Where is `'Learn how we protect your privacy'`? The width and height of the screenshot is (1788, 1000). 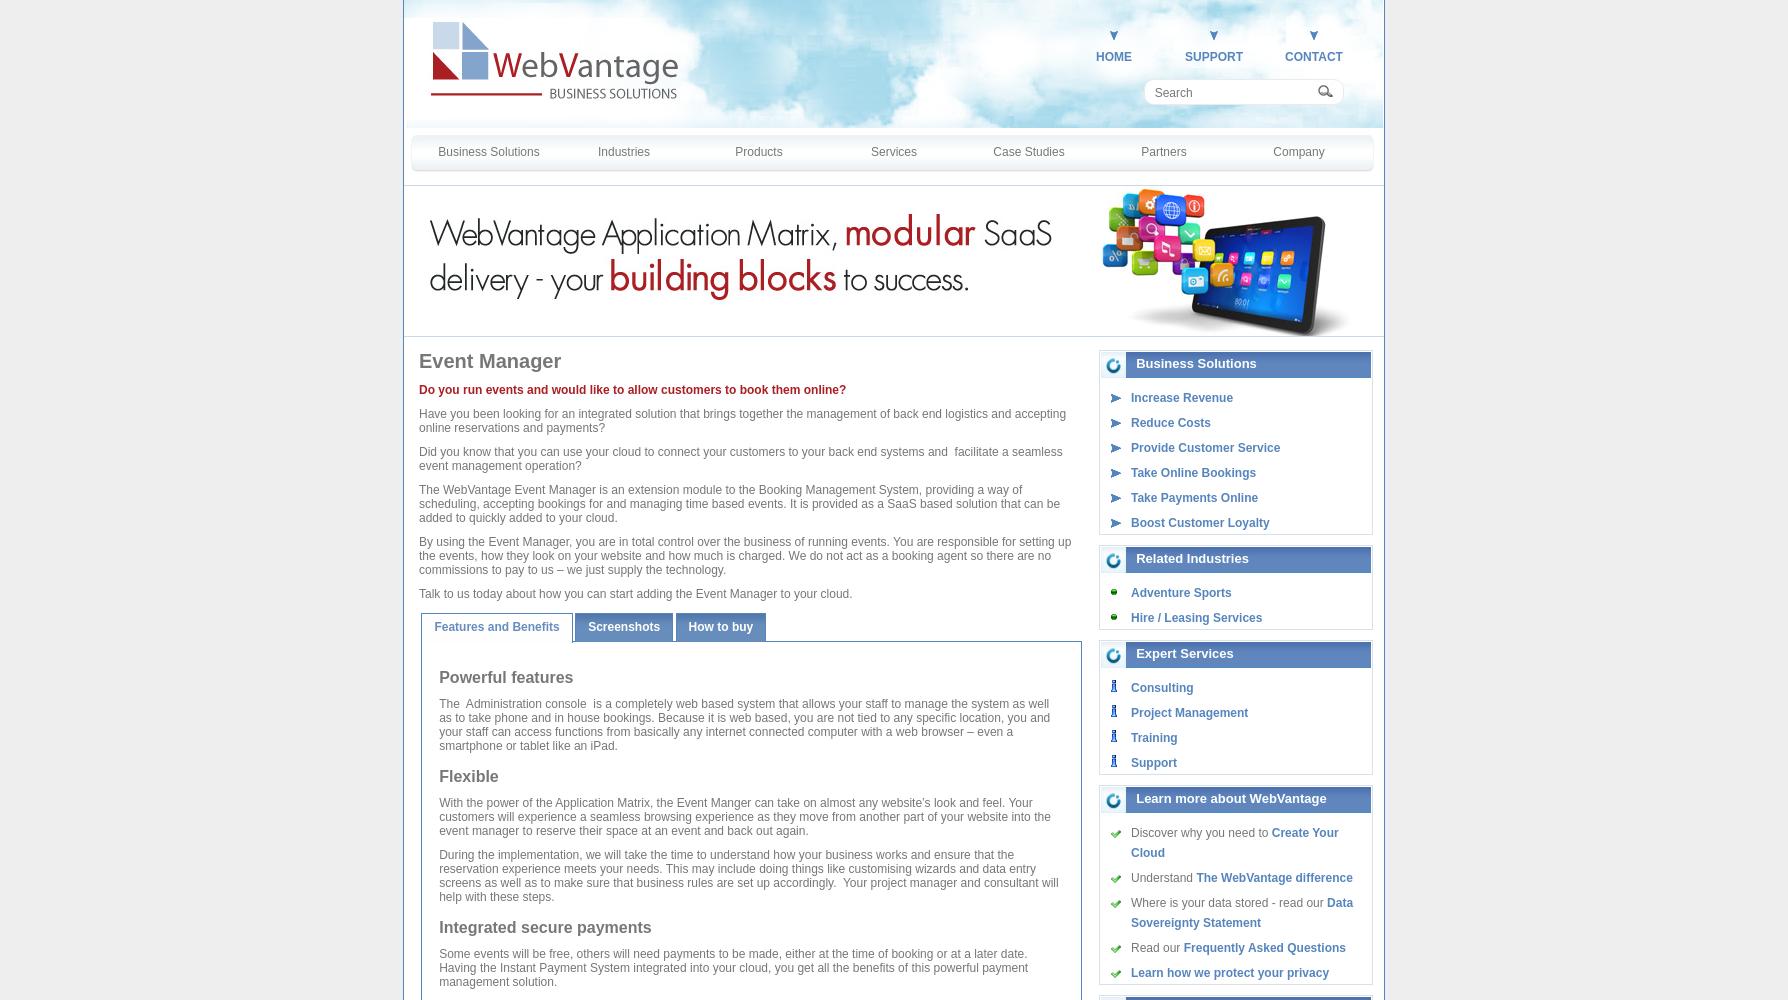
'Learn how we protect your privacy' is located at coordinates (1228, 972).